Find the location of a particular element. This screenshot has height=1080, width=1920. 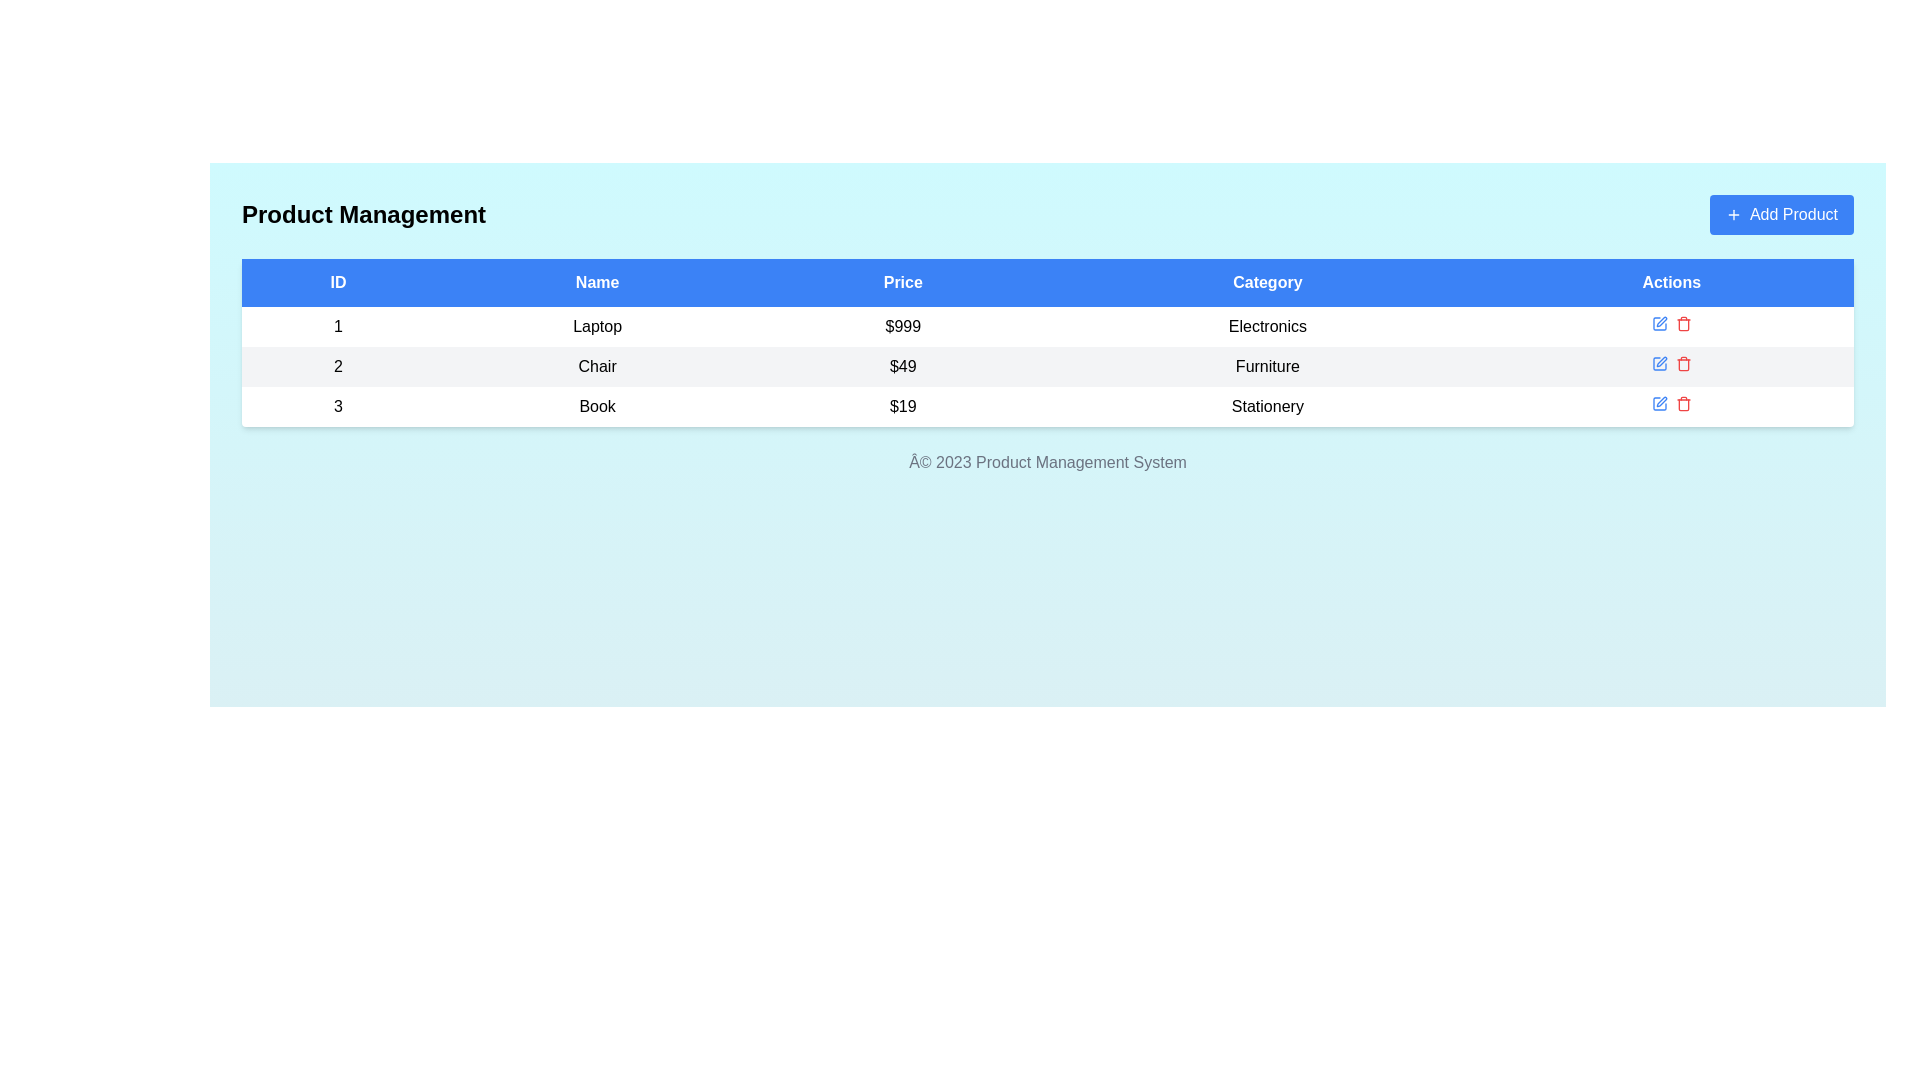

the third row in the 'Product Management' table that displays details about the product with ID 3 is located at coordinates (1046, 406).